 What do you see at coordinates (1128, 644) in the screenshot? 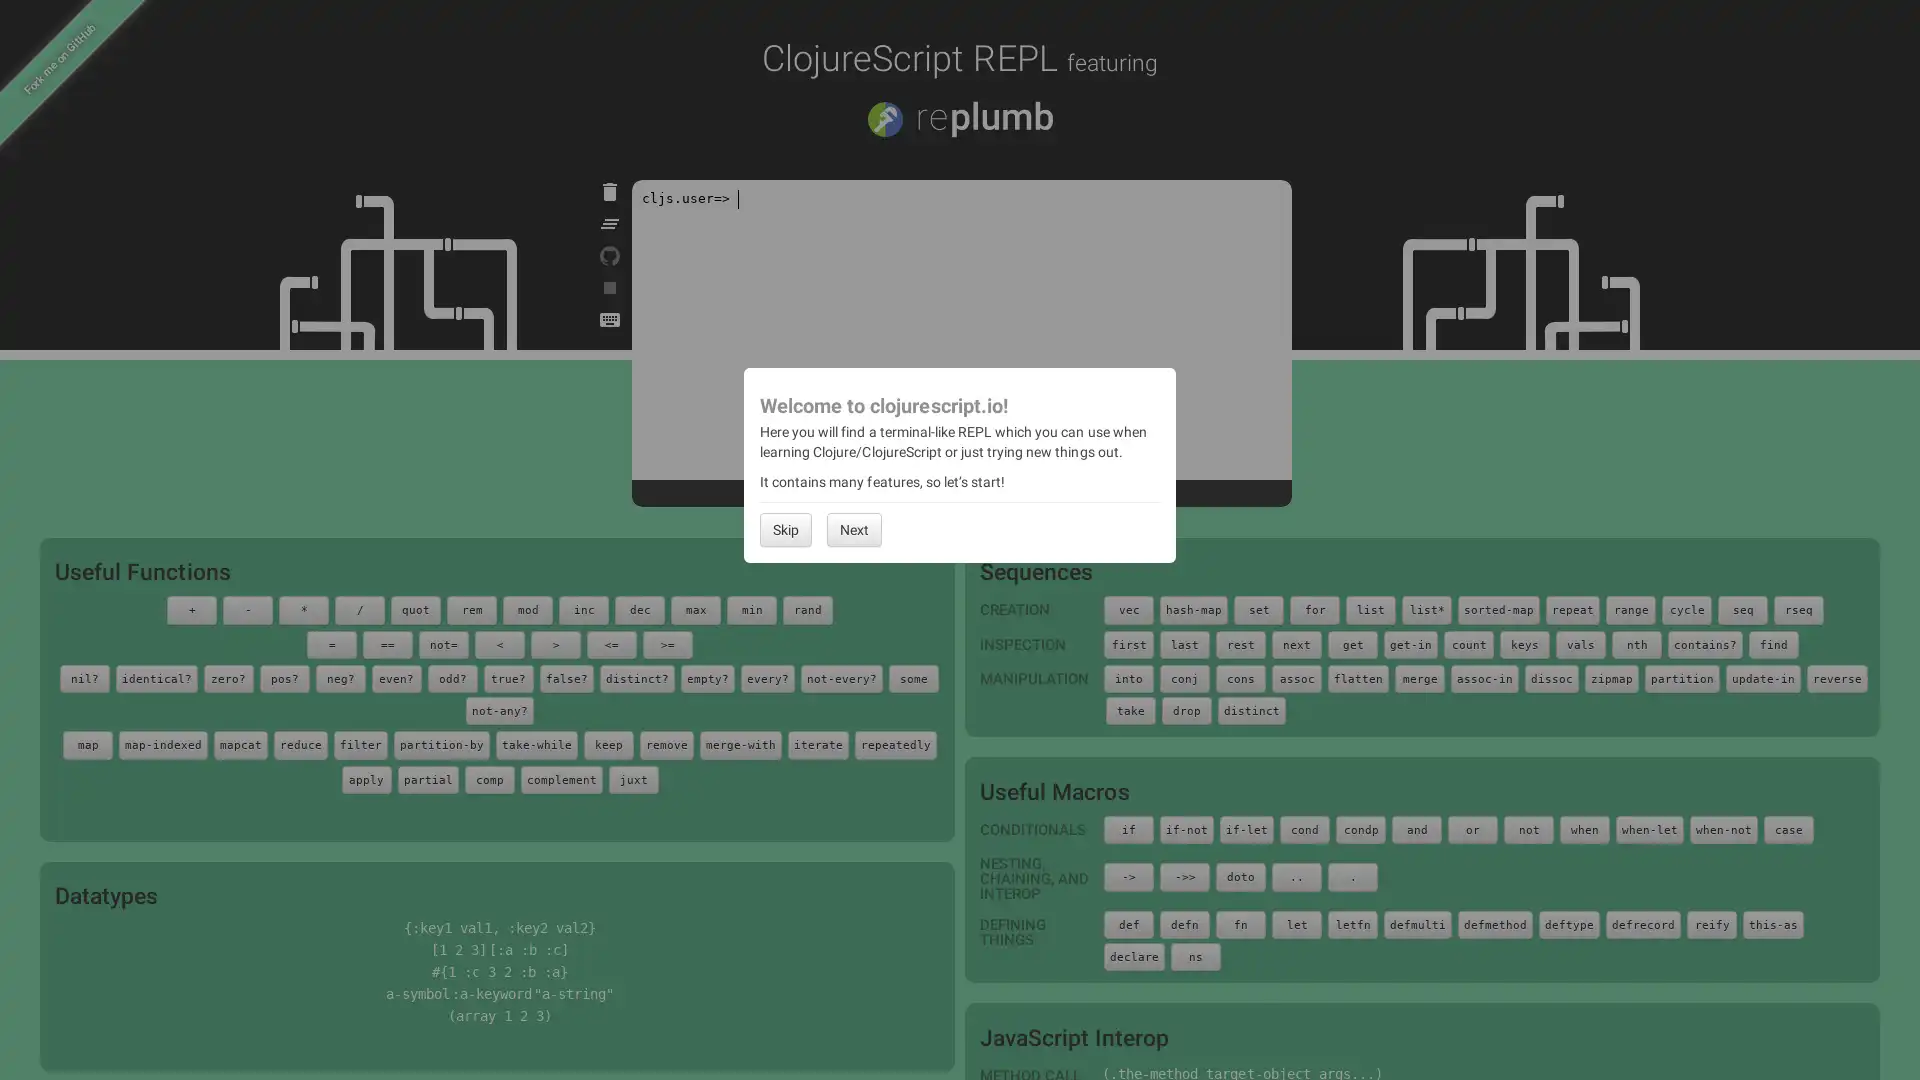
I see `first` at bounding box center [1128, 644].